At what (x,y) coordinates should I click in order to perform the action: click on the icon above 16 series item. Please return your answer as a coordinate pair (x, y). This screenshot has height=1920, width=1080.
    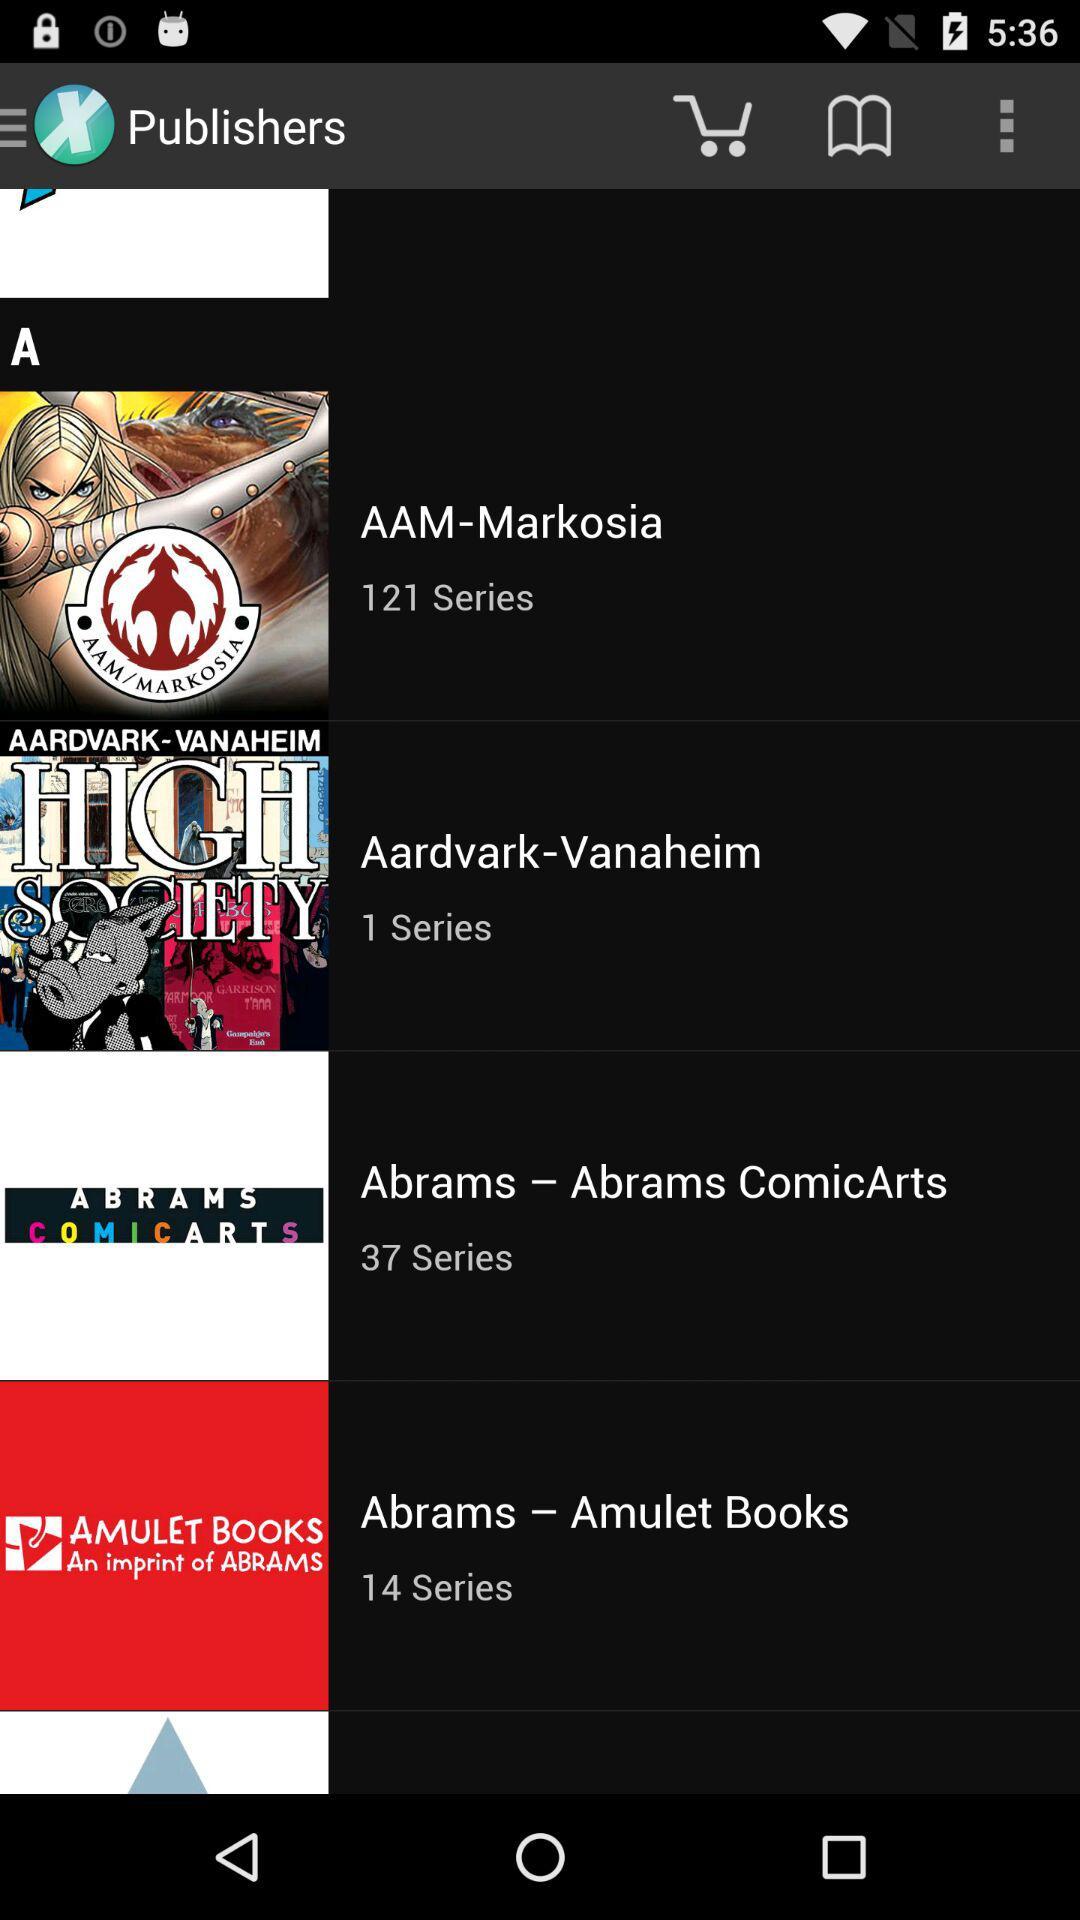
    Looking at the image, I should click on (858, 124).